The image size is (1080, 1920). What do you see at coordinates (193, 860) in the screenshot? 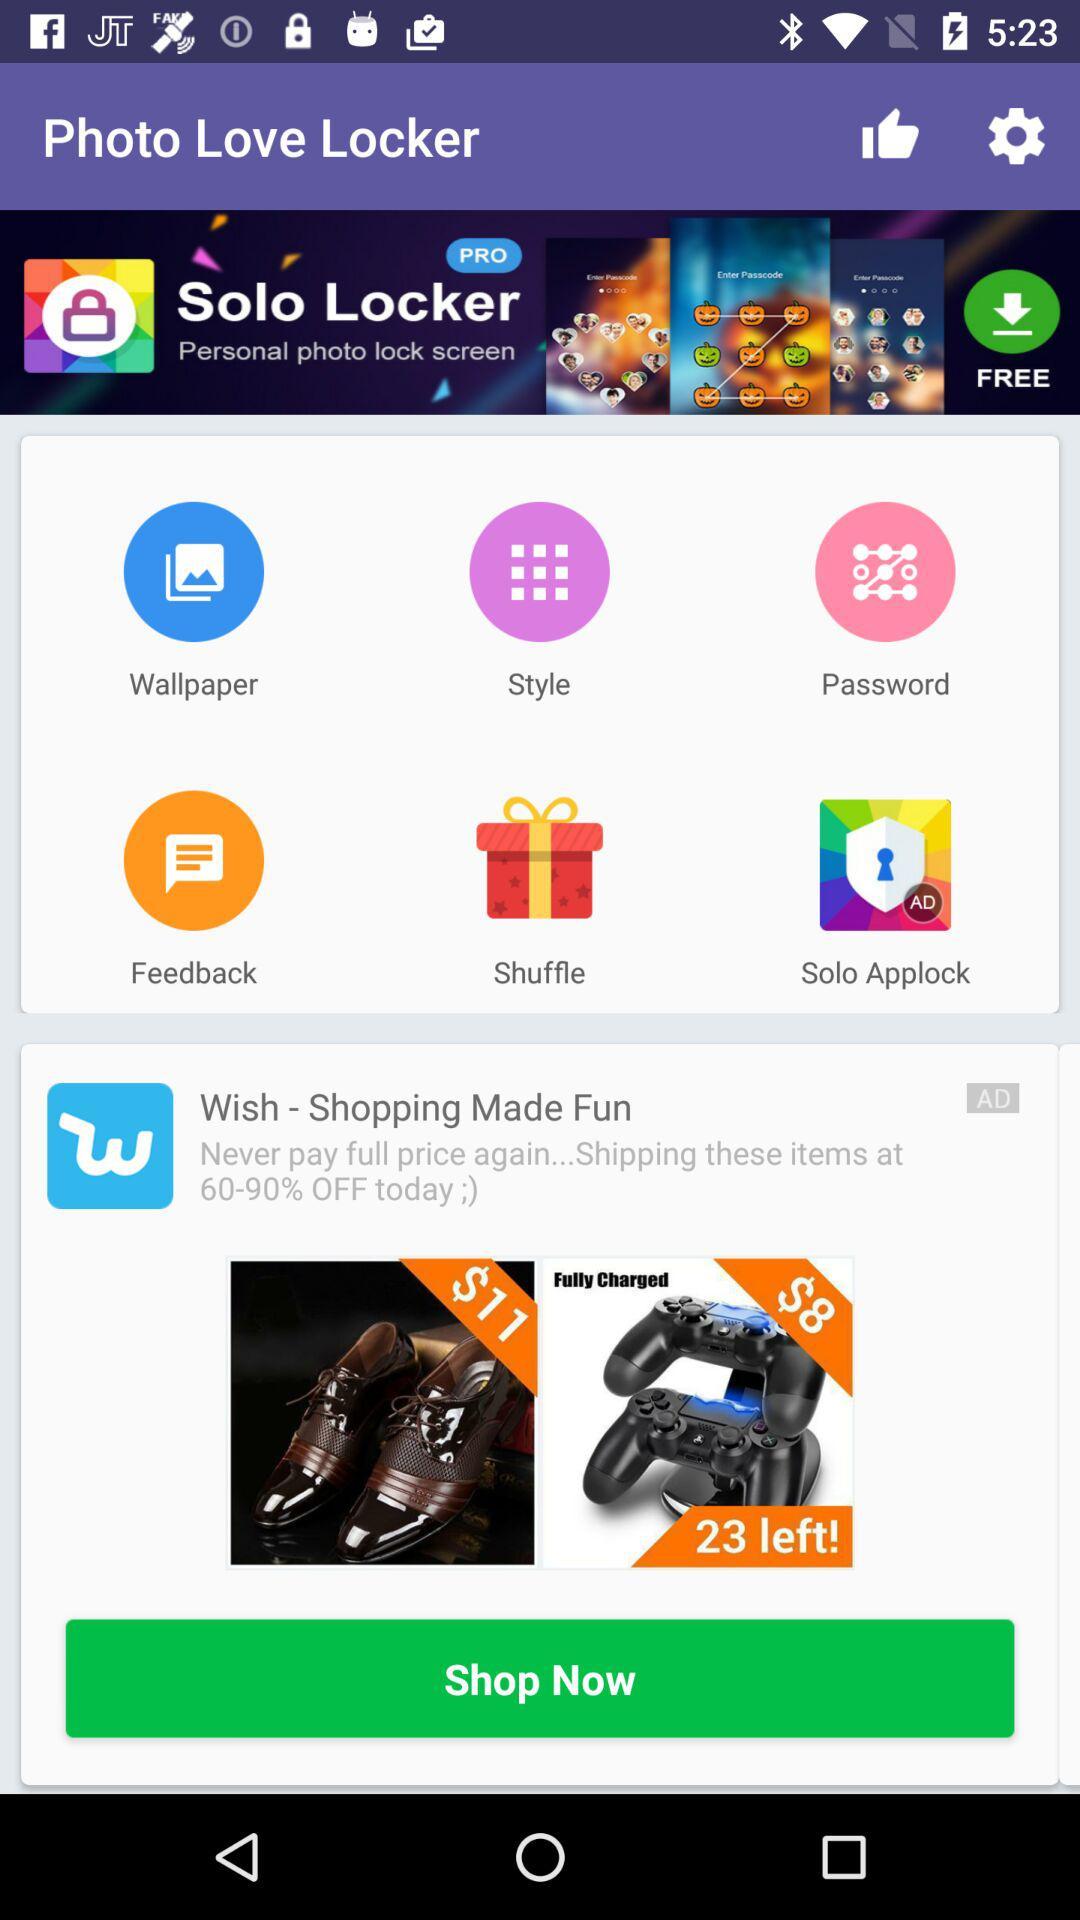
I see `submit feedback` at bounding box center [193, 860].